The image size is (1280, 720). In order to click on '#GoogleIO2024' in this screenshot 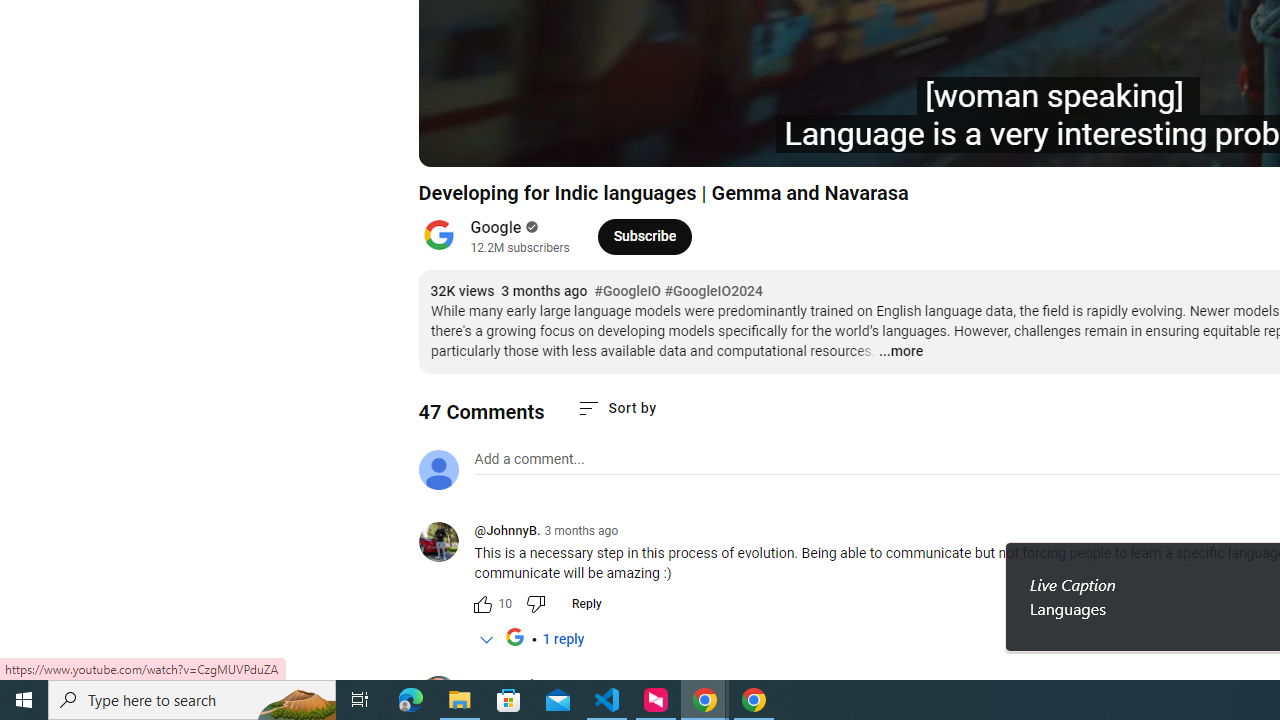, I will do `click(714, 291)`.